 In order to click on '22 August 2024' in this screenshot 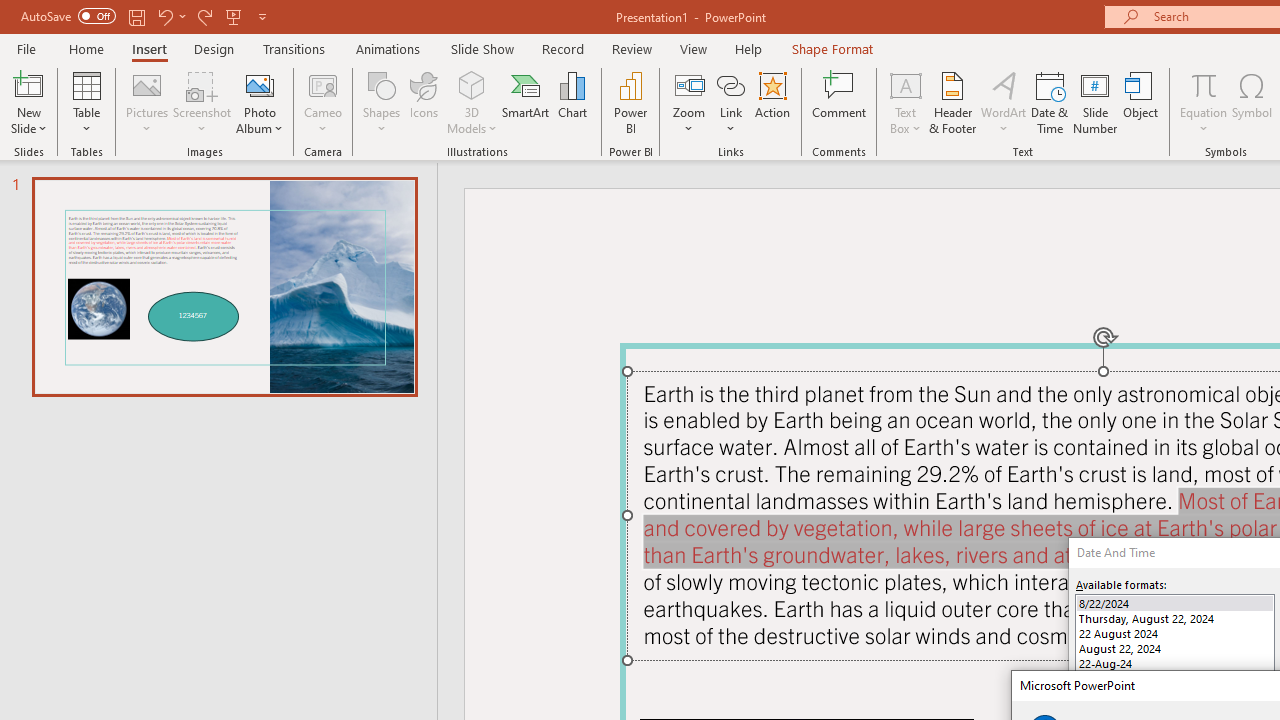, I will do `click(1175, 633)`.